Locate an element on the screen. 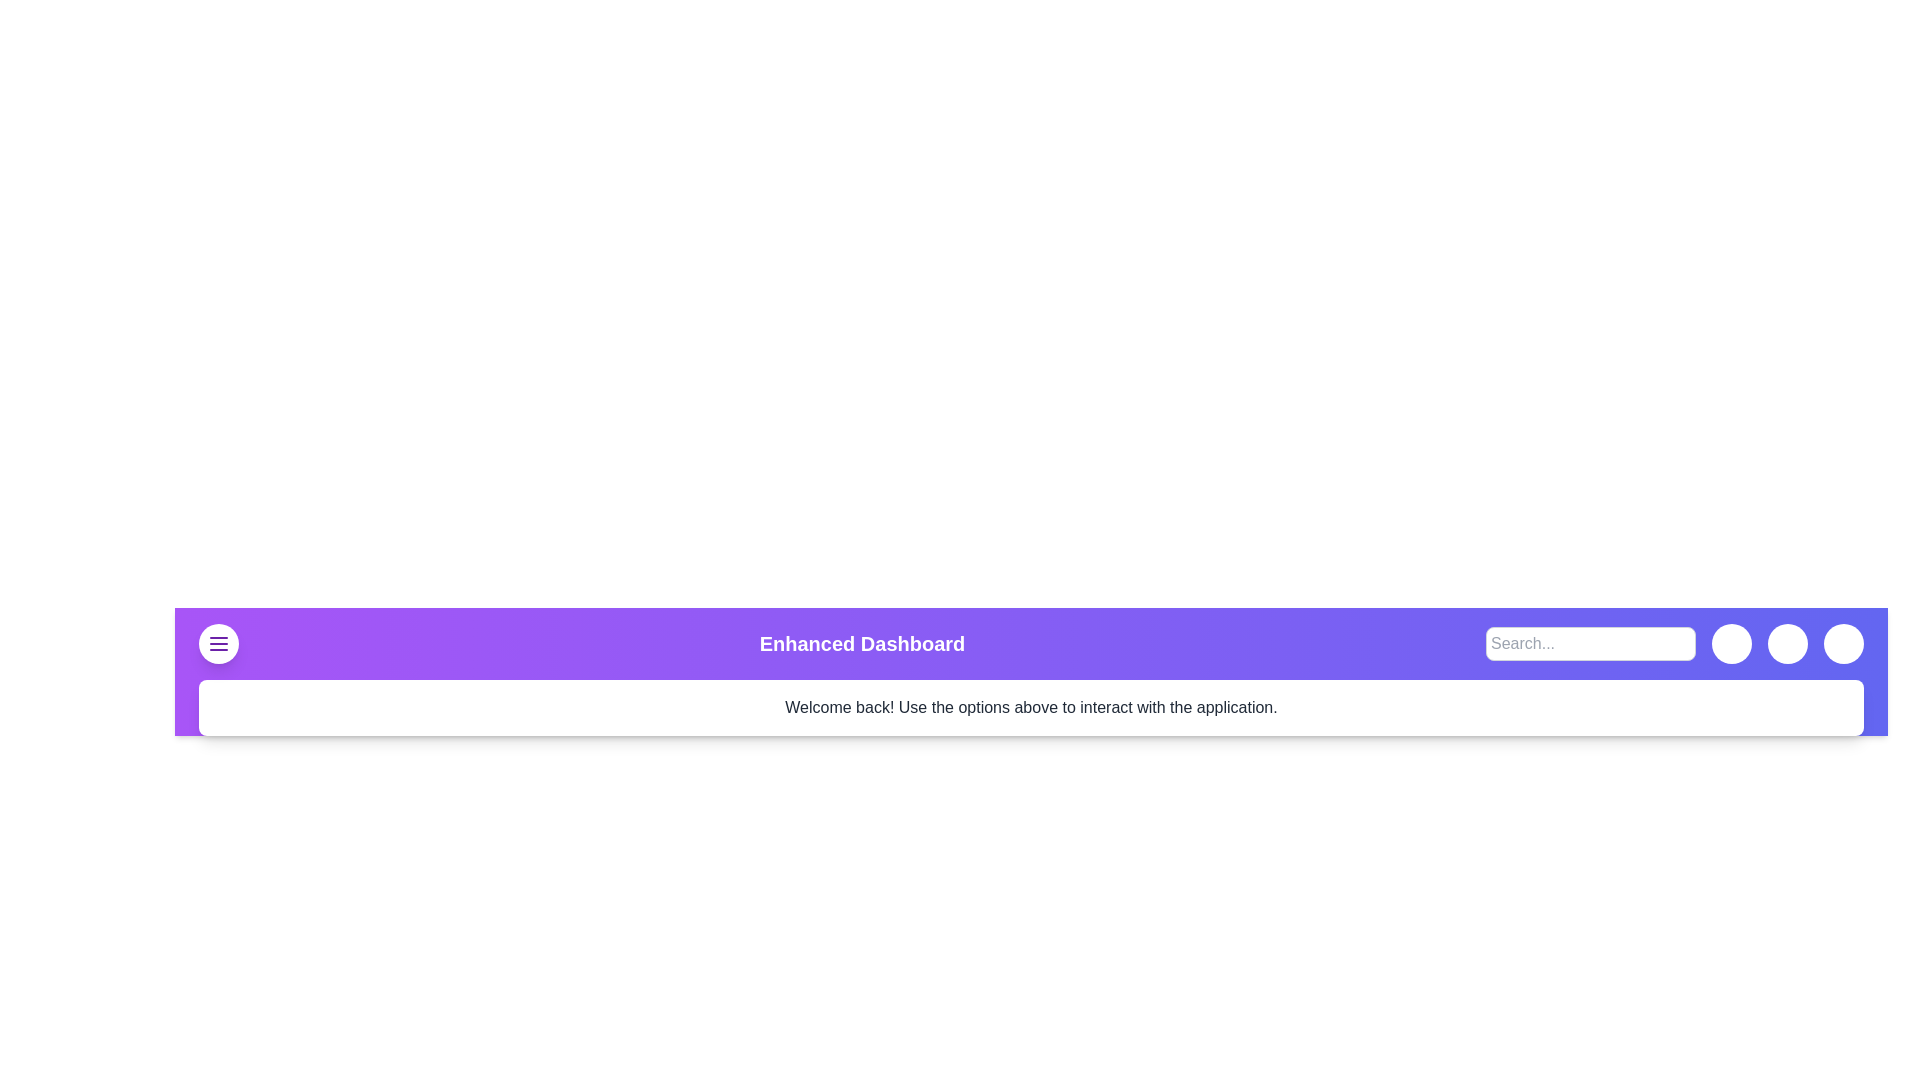 This screenshot has width=1920, height=1080. the menu button to toggle the menu visibility is located at coordinates (219, 644).